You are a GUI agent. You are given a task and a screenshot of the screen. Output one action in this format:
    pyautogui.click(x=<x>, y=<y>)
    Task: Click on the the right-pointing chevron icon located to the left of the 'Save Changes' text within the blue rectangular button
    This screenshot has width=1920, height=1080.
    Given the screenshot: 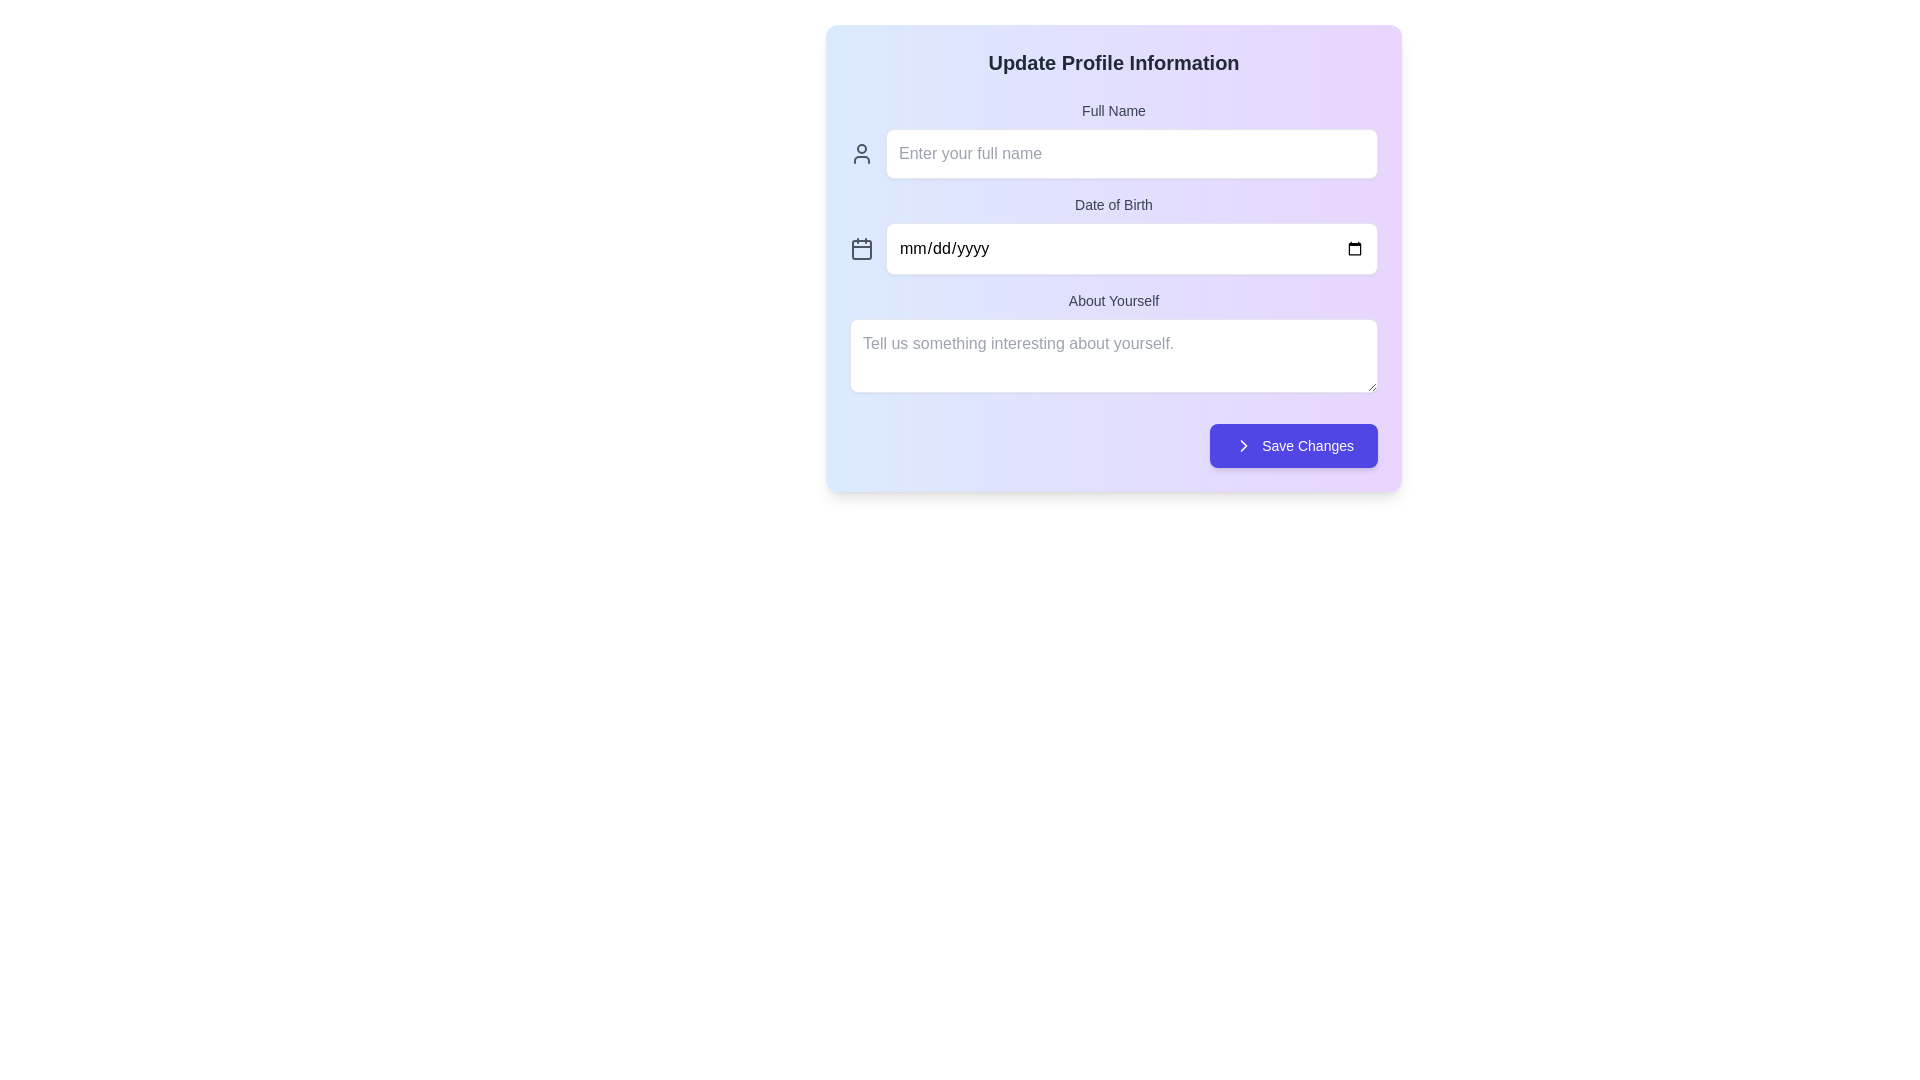 What is the action you would take?
    pyautogui.click(x=1242, y=445)
    